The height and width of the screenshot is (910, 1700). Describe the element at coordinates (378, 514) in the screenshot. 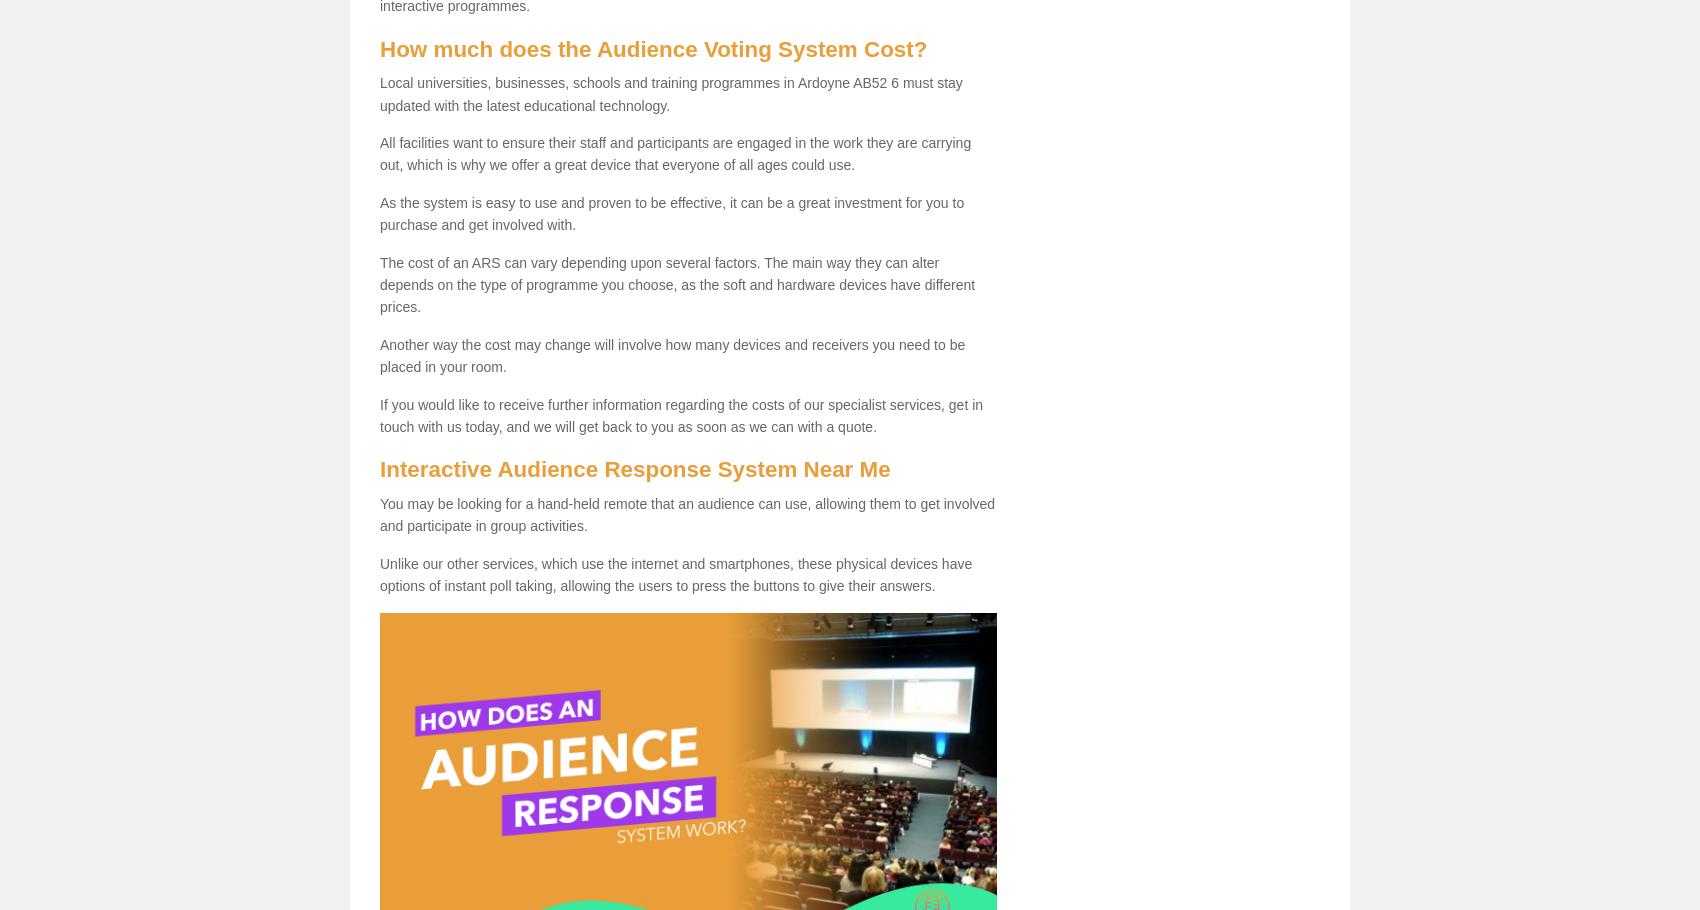

I see `'You may be looking for a hand-held remote that an audience can use, allowing them to get involved and participate in group activities.'` at that location.